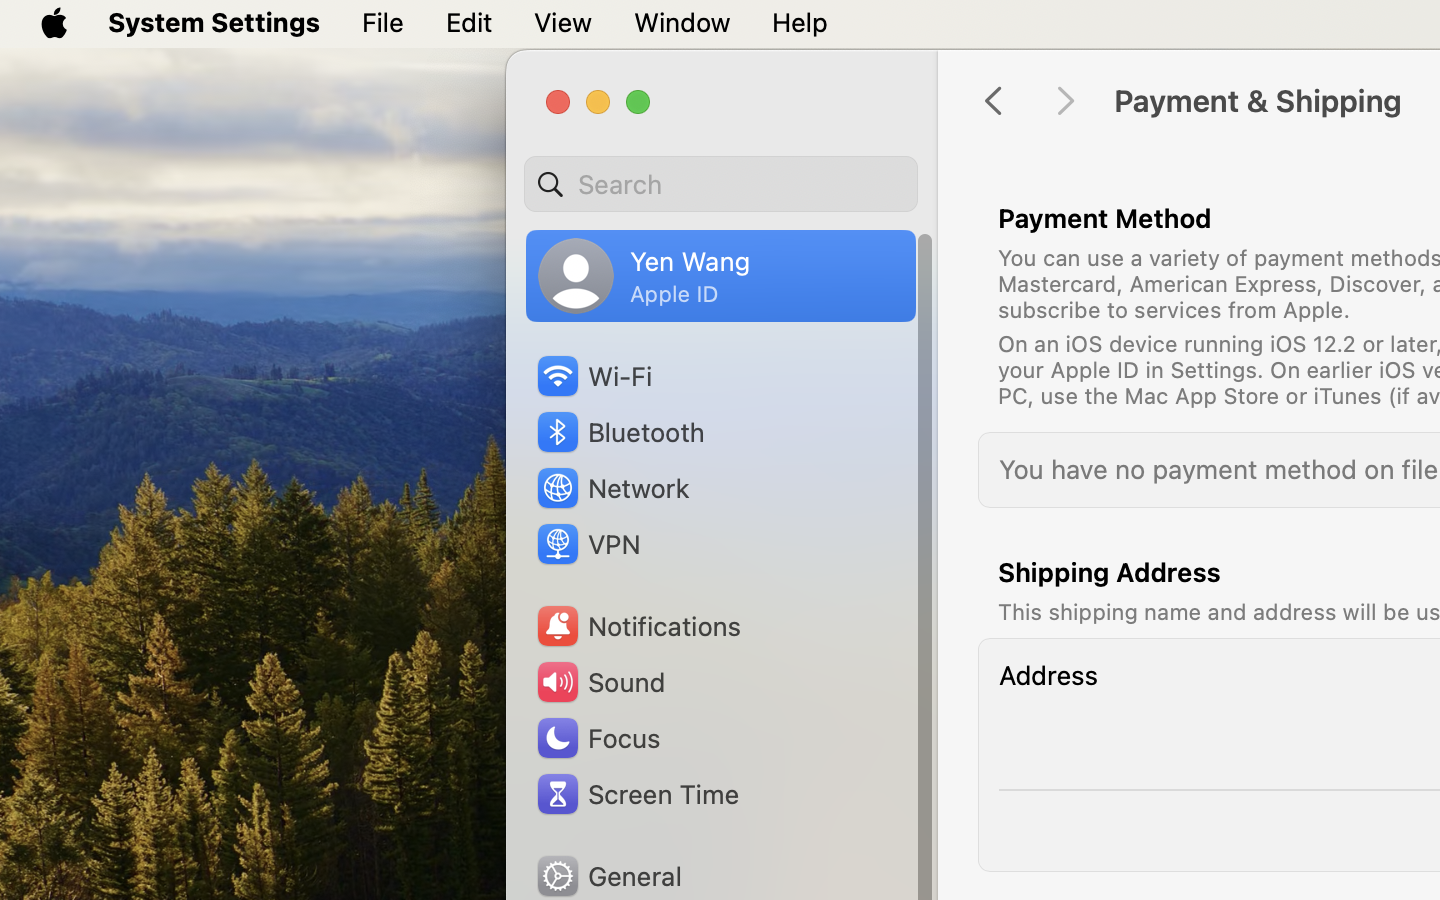  What do you see at coordinates (636, 793) in the screenshot?
I see `'Screen Time'` at bounding box center [636, 793].